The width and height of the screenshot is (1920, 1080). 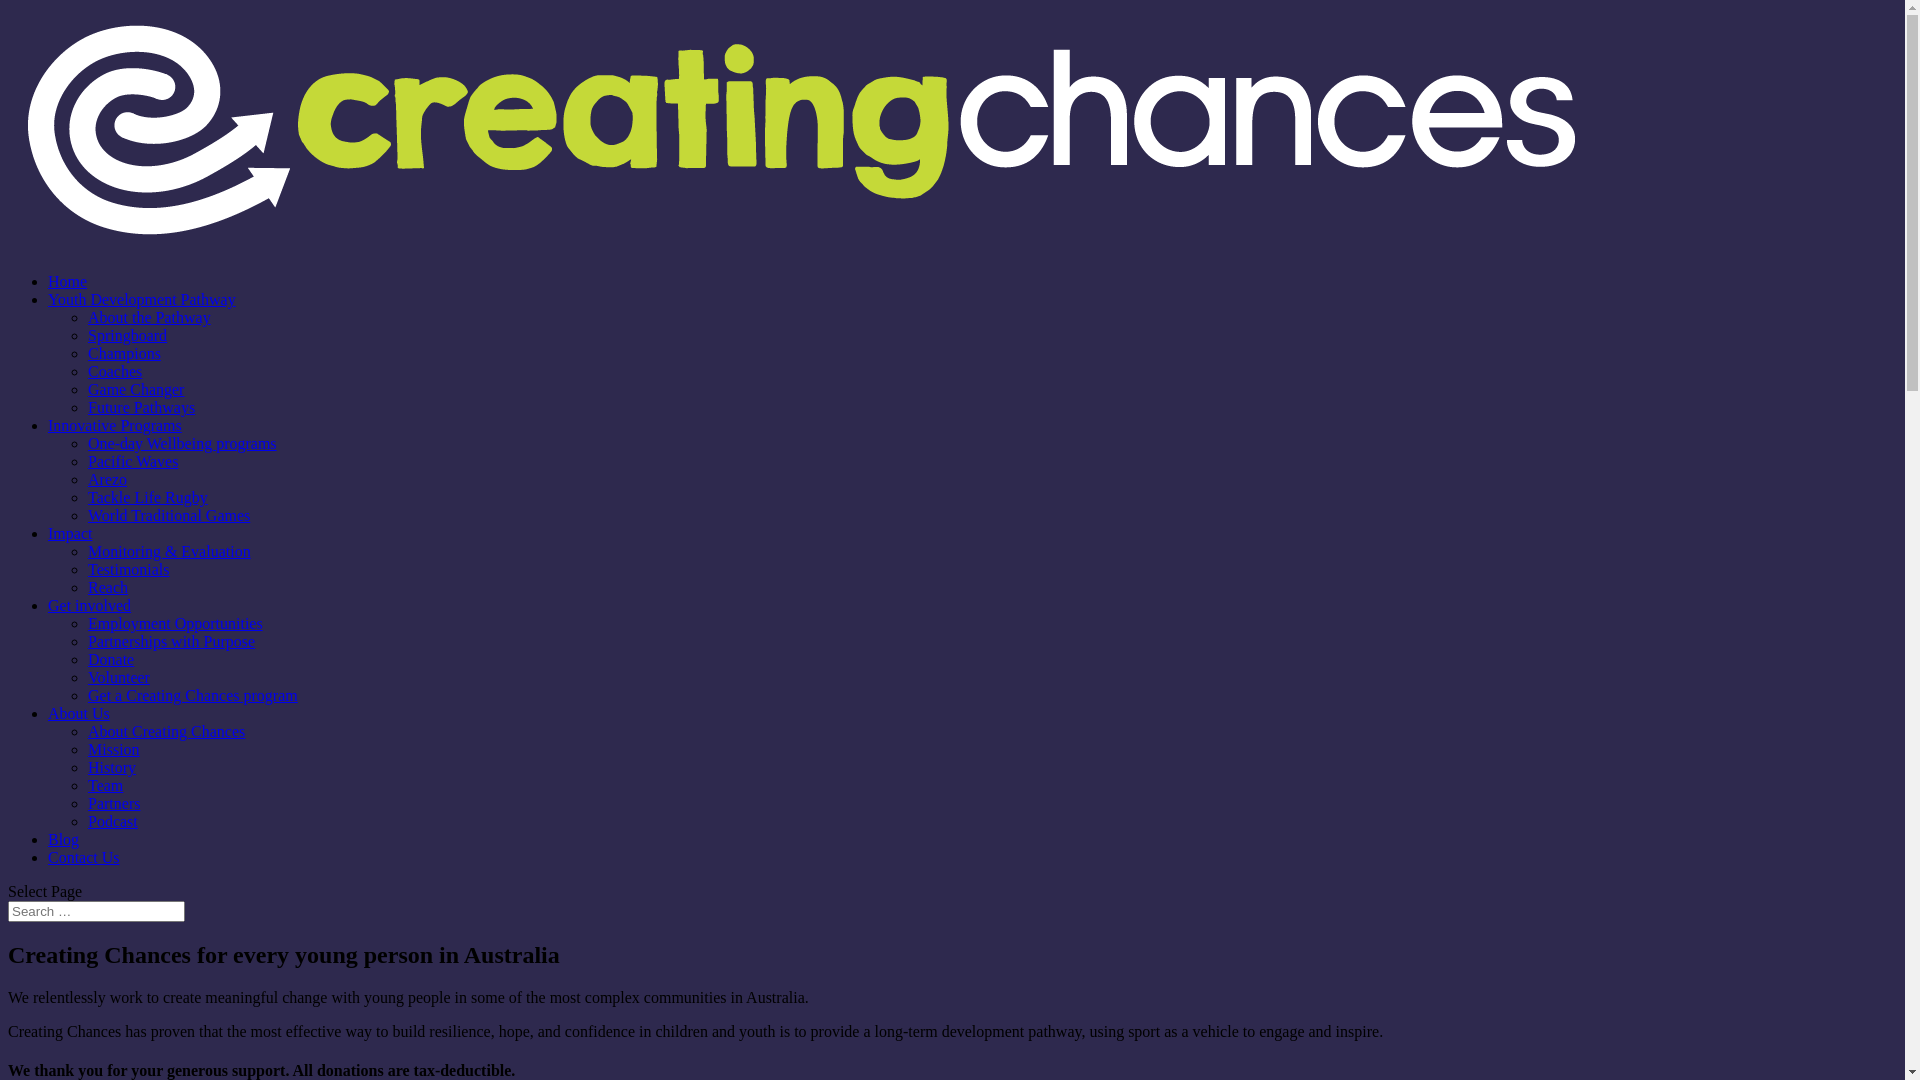 What do you see at coordinates (106, 479) in the screenshot?
I see `'Arezo'` at bounding box center [106, 479].